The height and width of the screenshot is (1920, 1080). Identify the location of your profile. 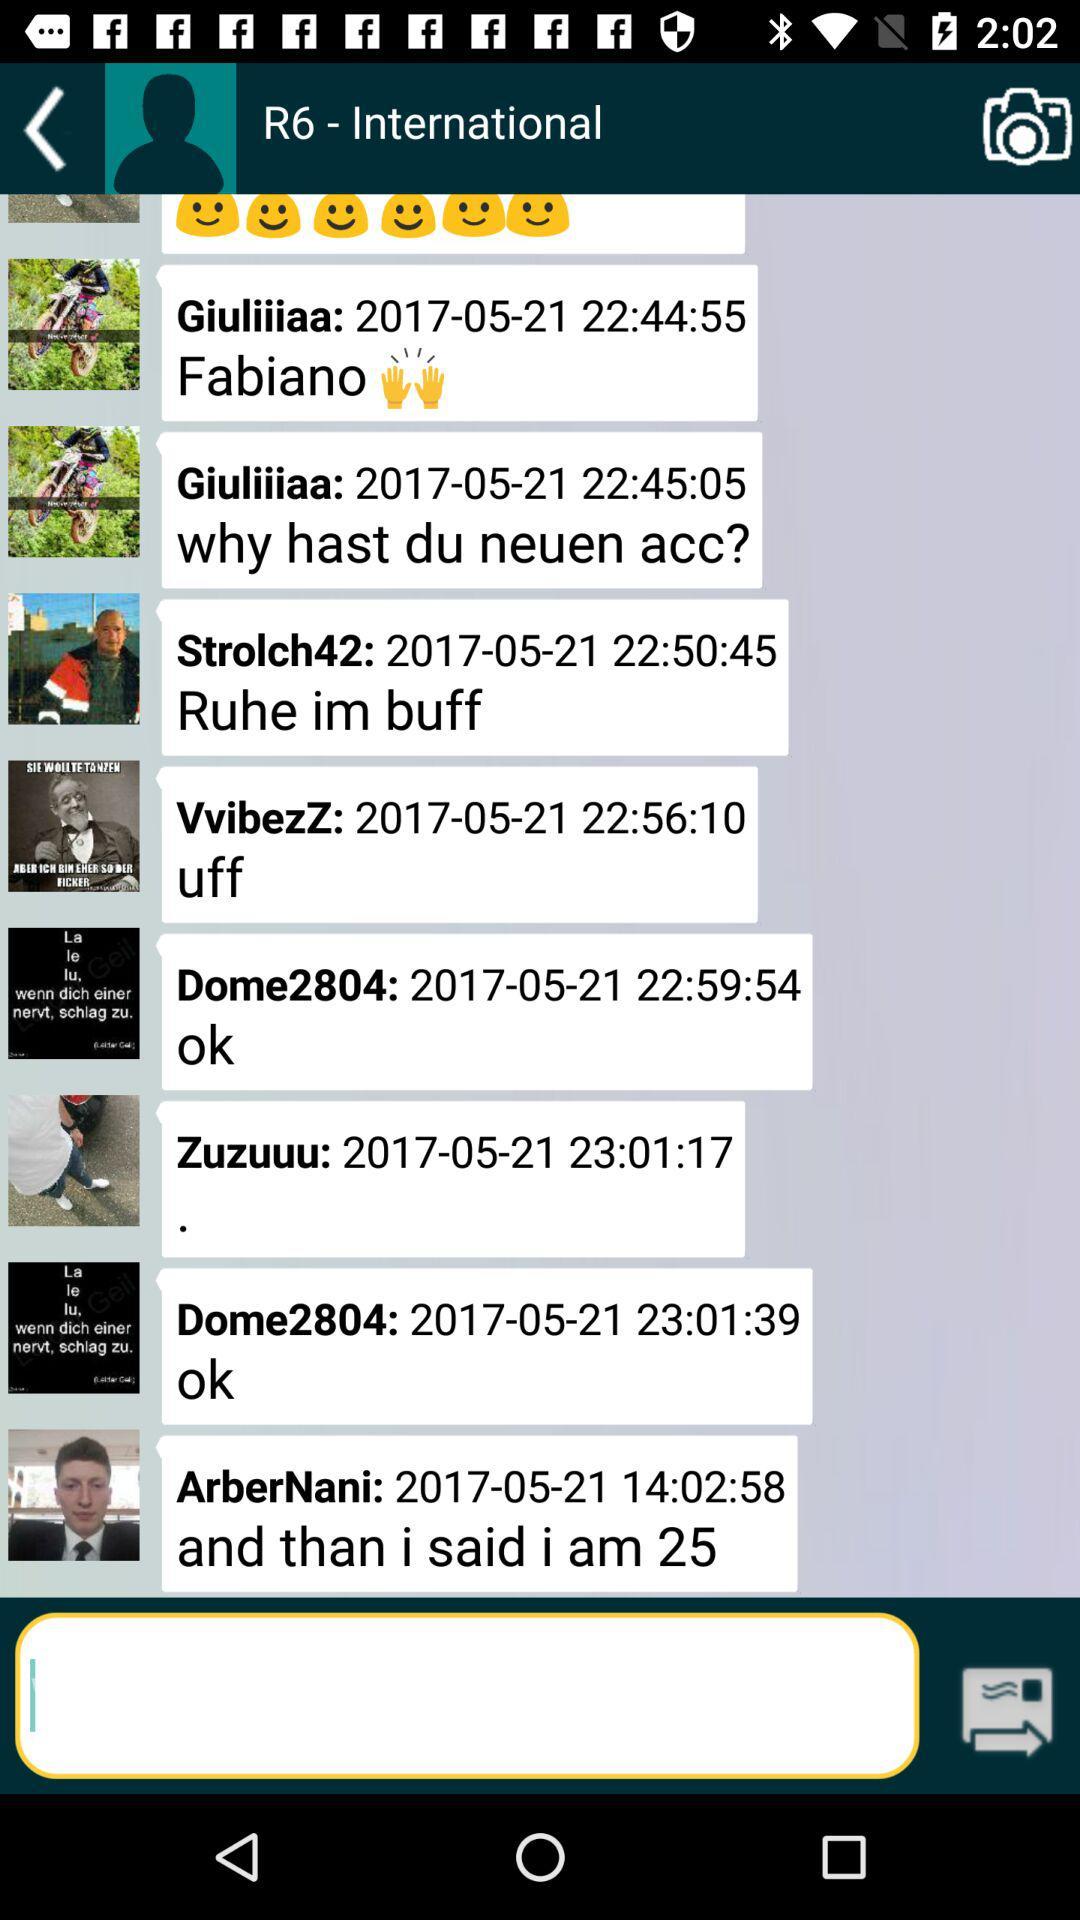
(169, 127).